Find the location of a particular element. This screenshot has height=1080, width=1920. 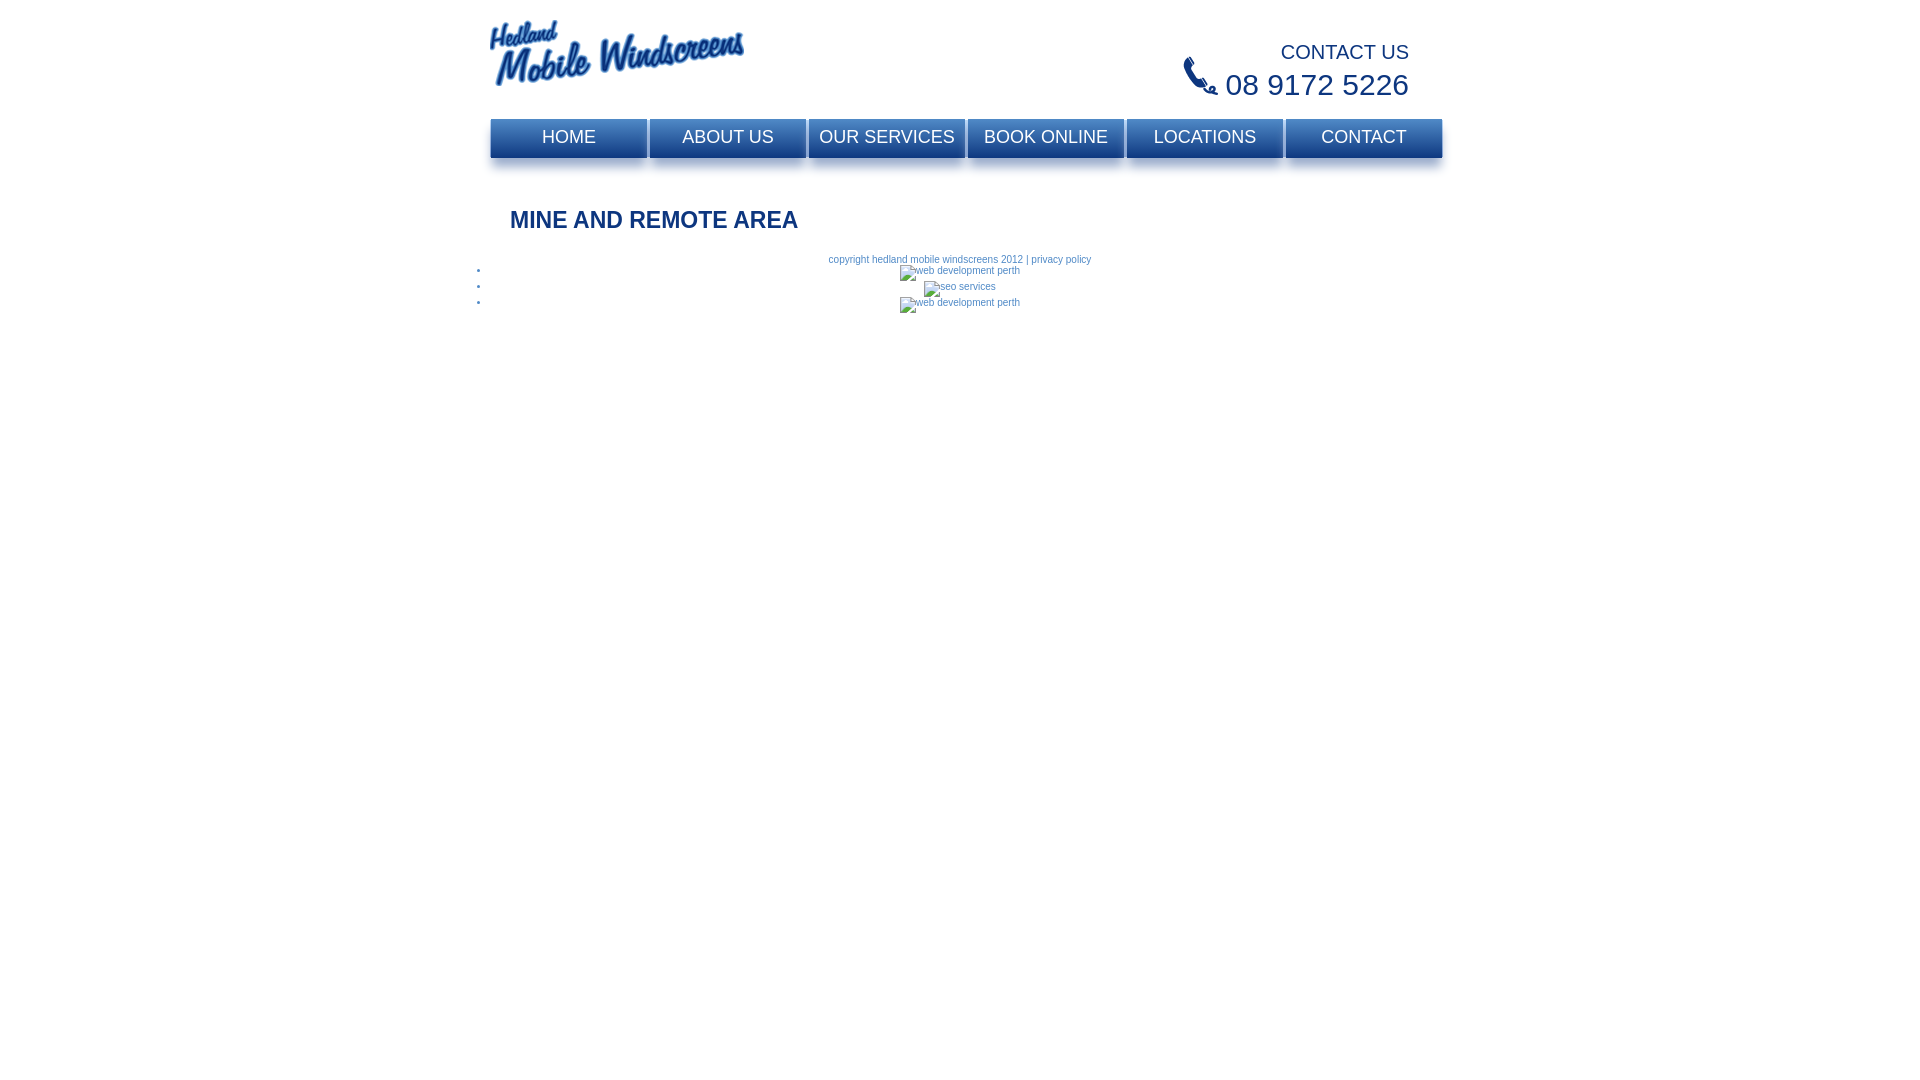

'privacy policy' is located at coordinates (1059, 258).